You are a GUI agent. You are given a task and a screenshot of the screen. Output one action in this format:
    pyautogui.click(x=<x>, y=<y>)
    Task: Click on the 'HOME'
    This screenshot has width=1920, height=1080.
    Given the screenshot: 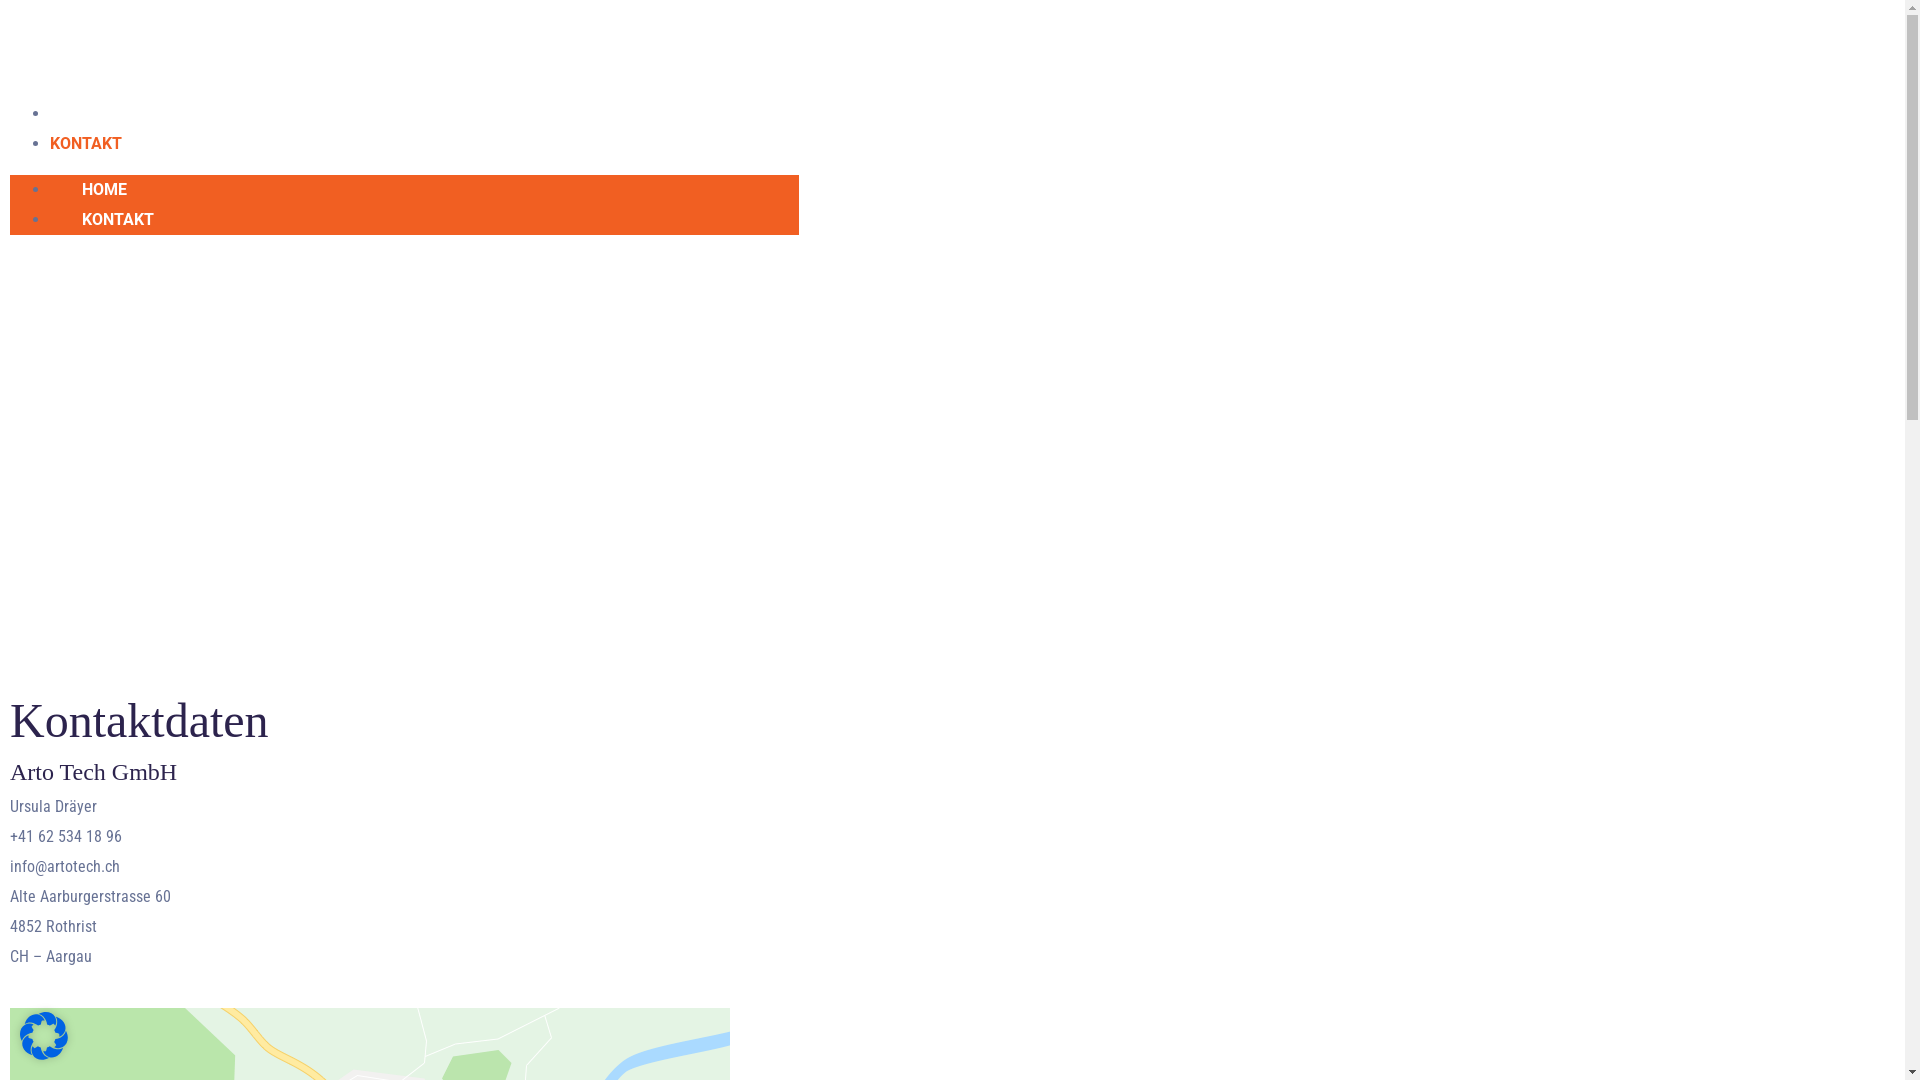 What is the action you would take?
    pyautogui.click(x=72, y=113)
    